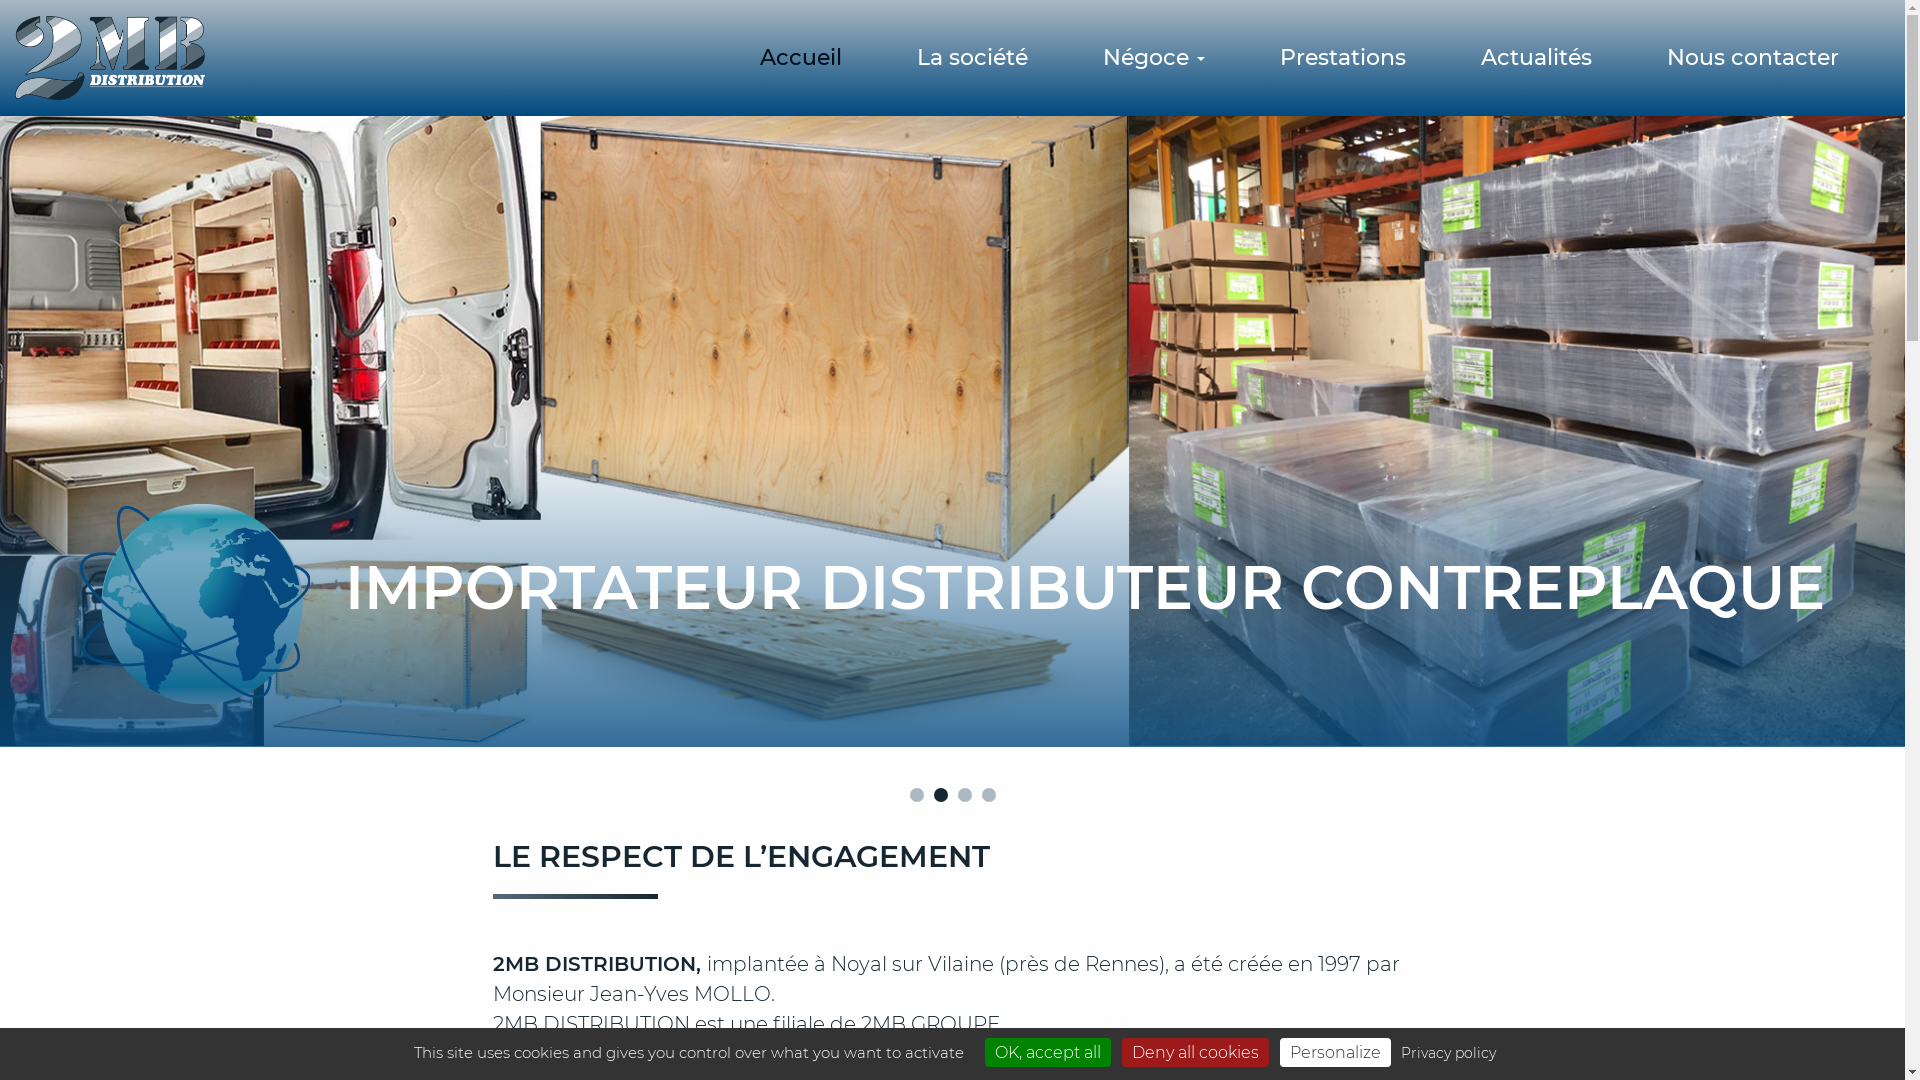 The image size is (1920, 1080). What do you see at coordinates (939, 793) in the screenshot?
I see `'2'` at bounding box center [939, 793].